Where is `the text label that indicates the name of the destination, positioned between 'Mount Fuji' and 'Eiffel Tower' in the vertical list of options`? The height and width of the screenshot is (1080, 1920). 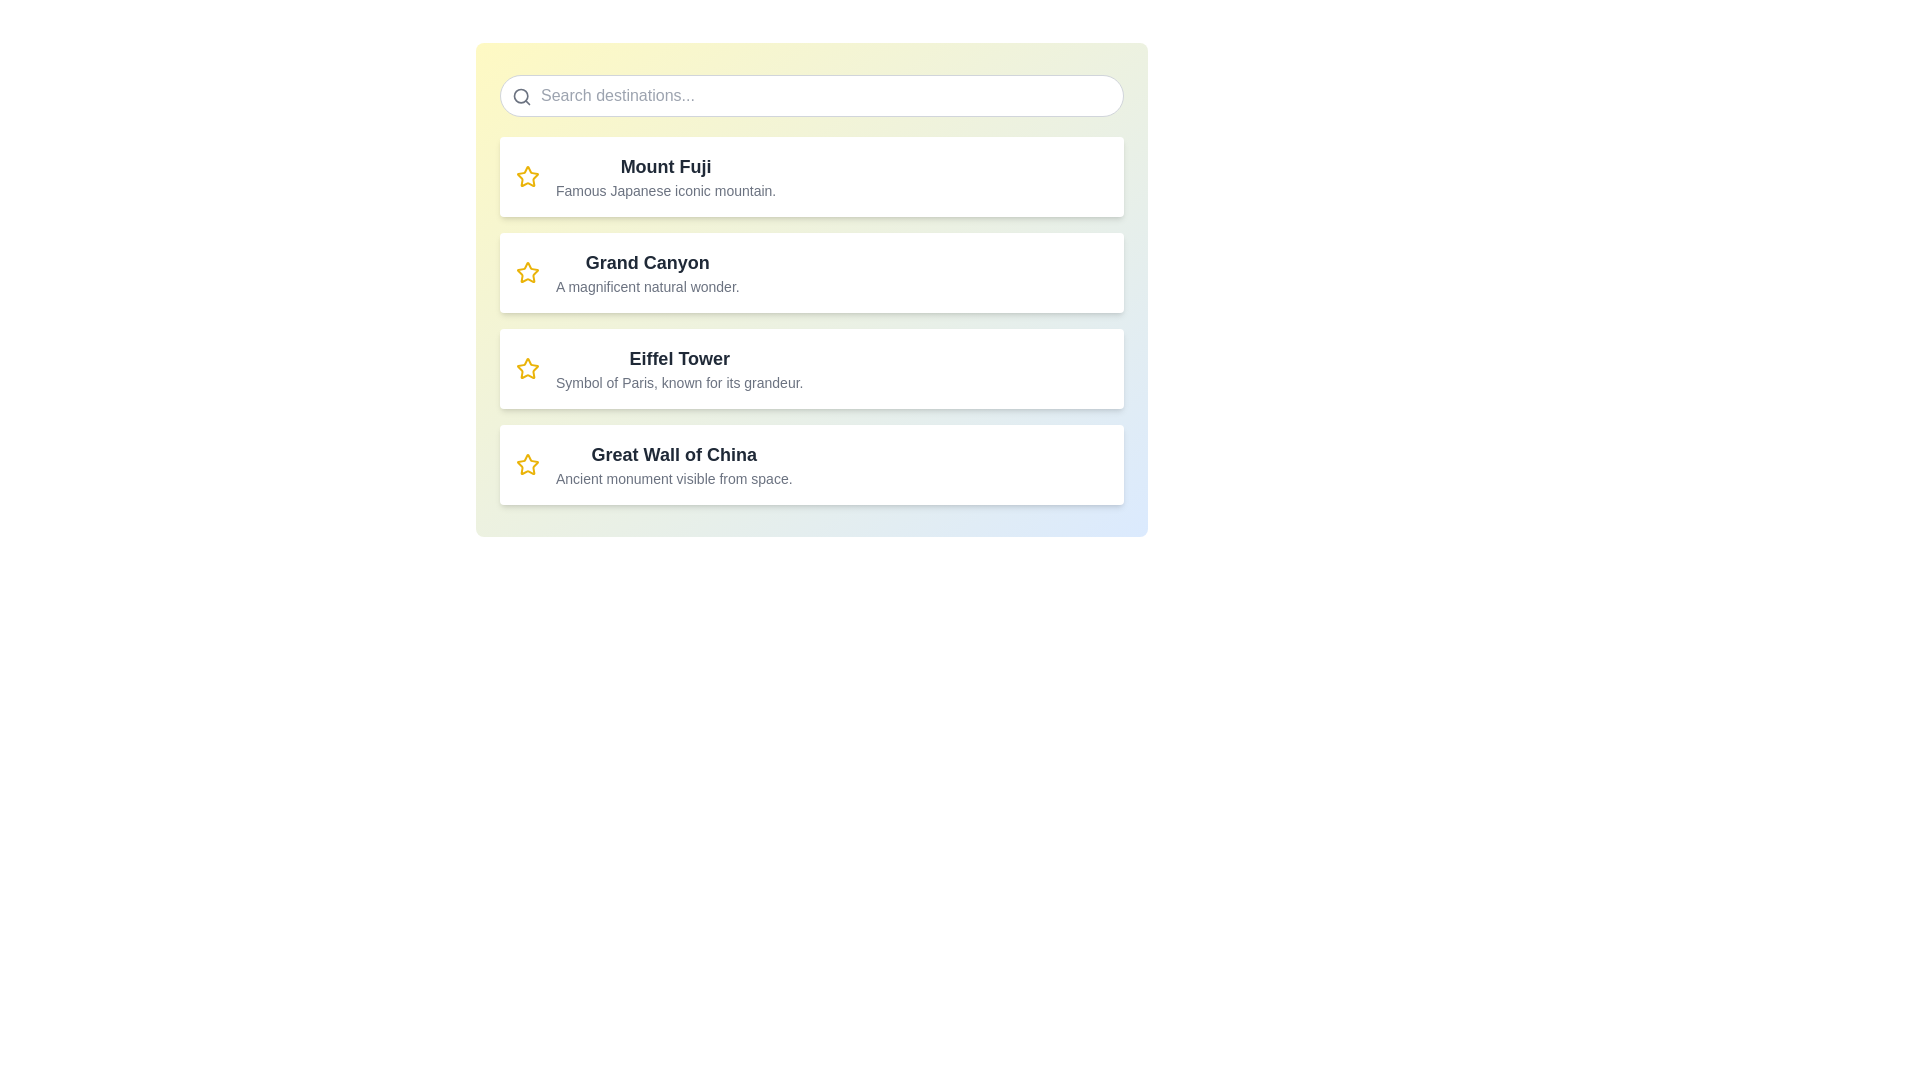 the text label that indicates the name of the destination, positioned between 'Mount Fuji' and 'Eiffel Tower' in the vertical list of options is located at coordinates (647, 261).